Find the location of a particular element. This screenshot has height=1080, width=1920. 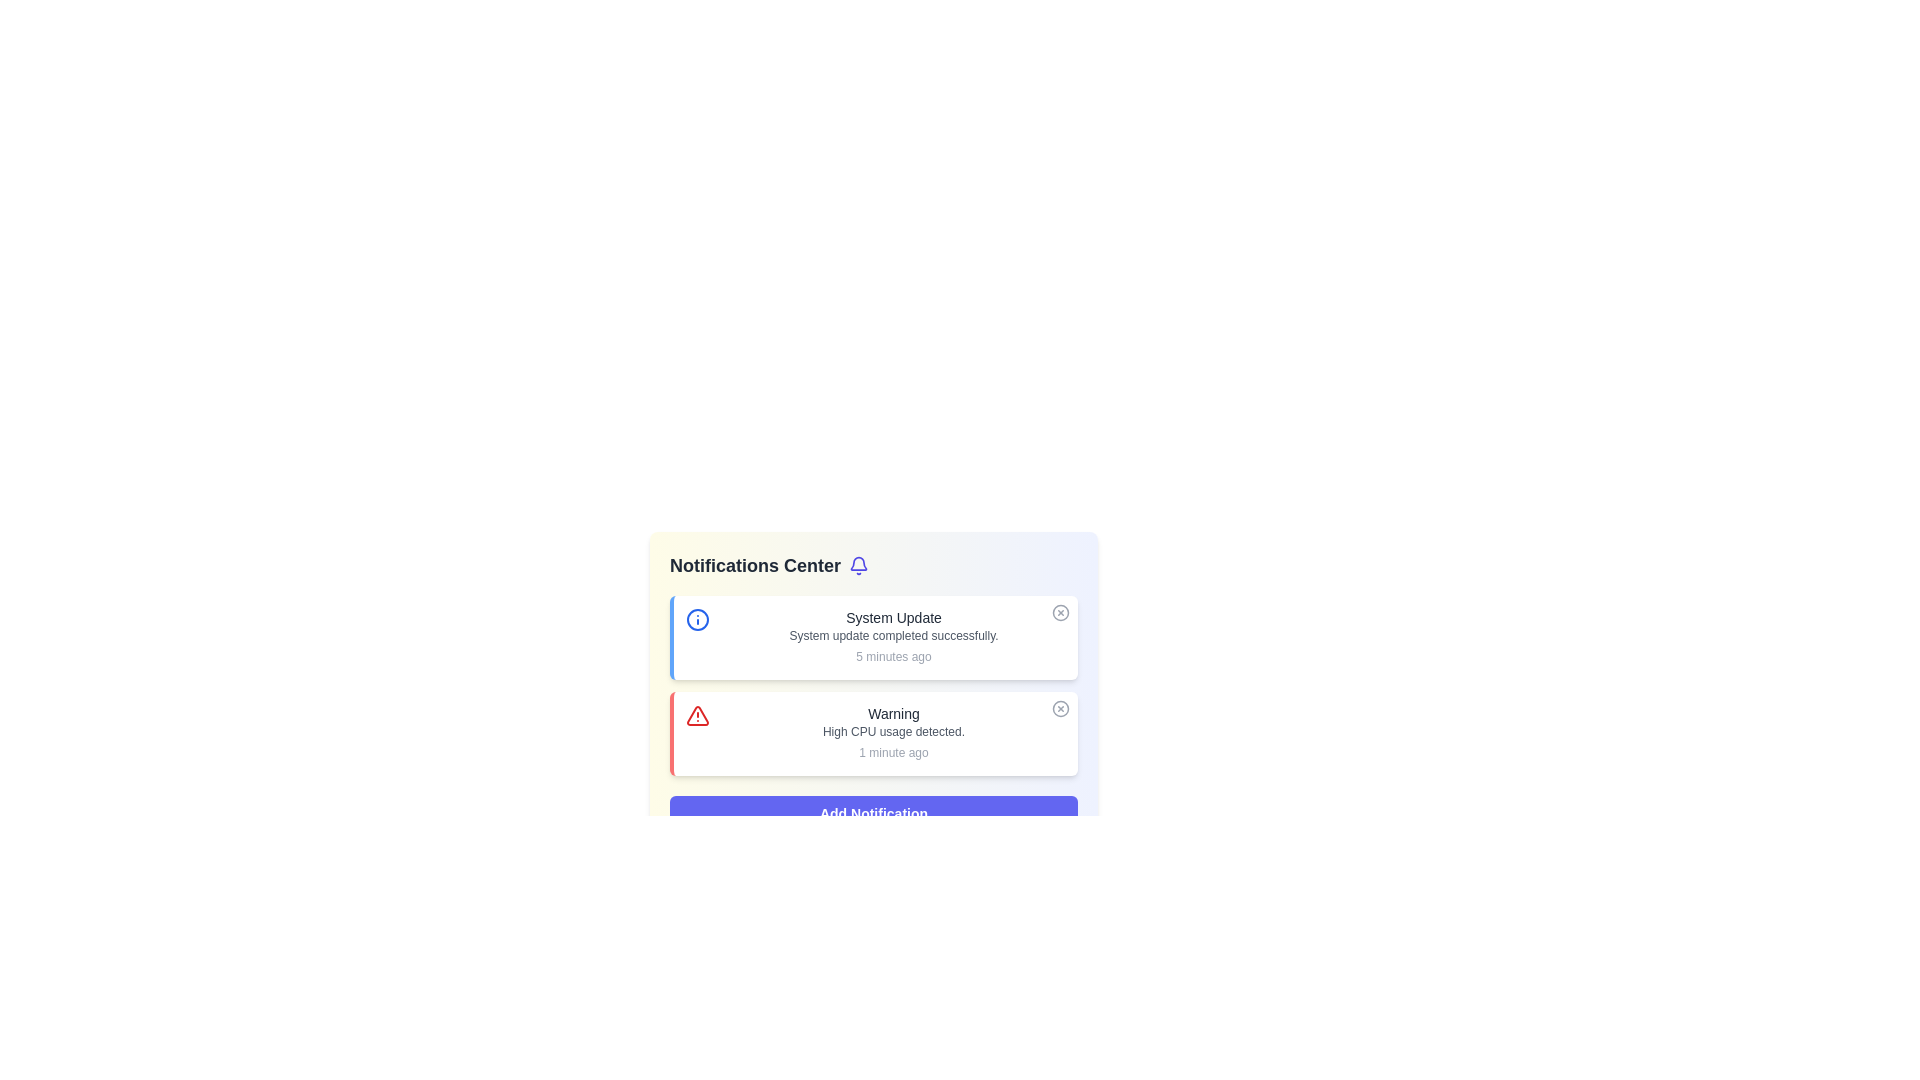

the warning icon indicating high CPU usage alert, positioned to the left of the notification text 'High CPU usage detected.' is located at coordinates (697, 715).